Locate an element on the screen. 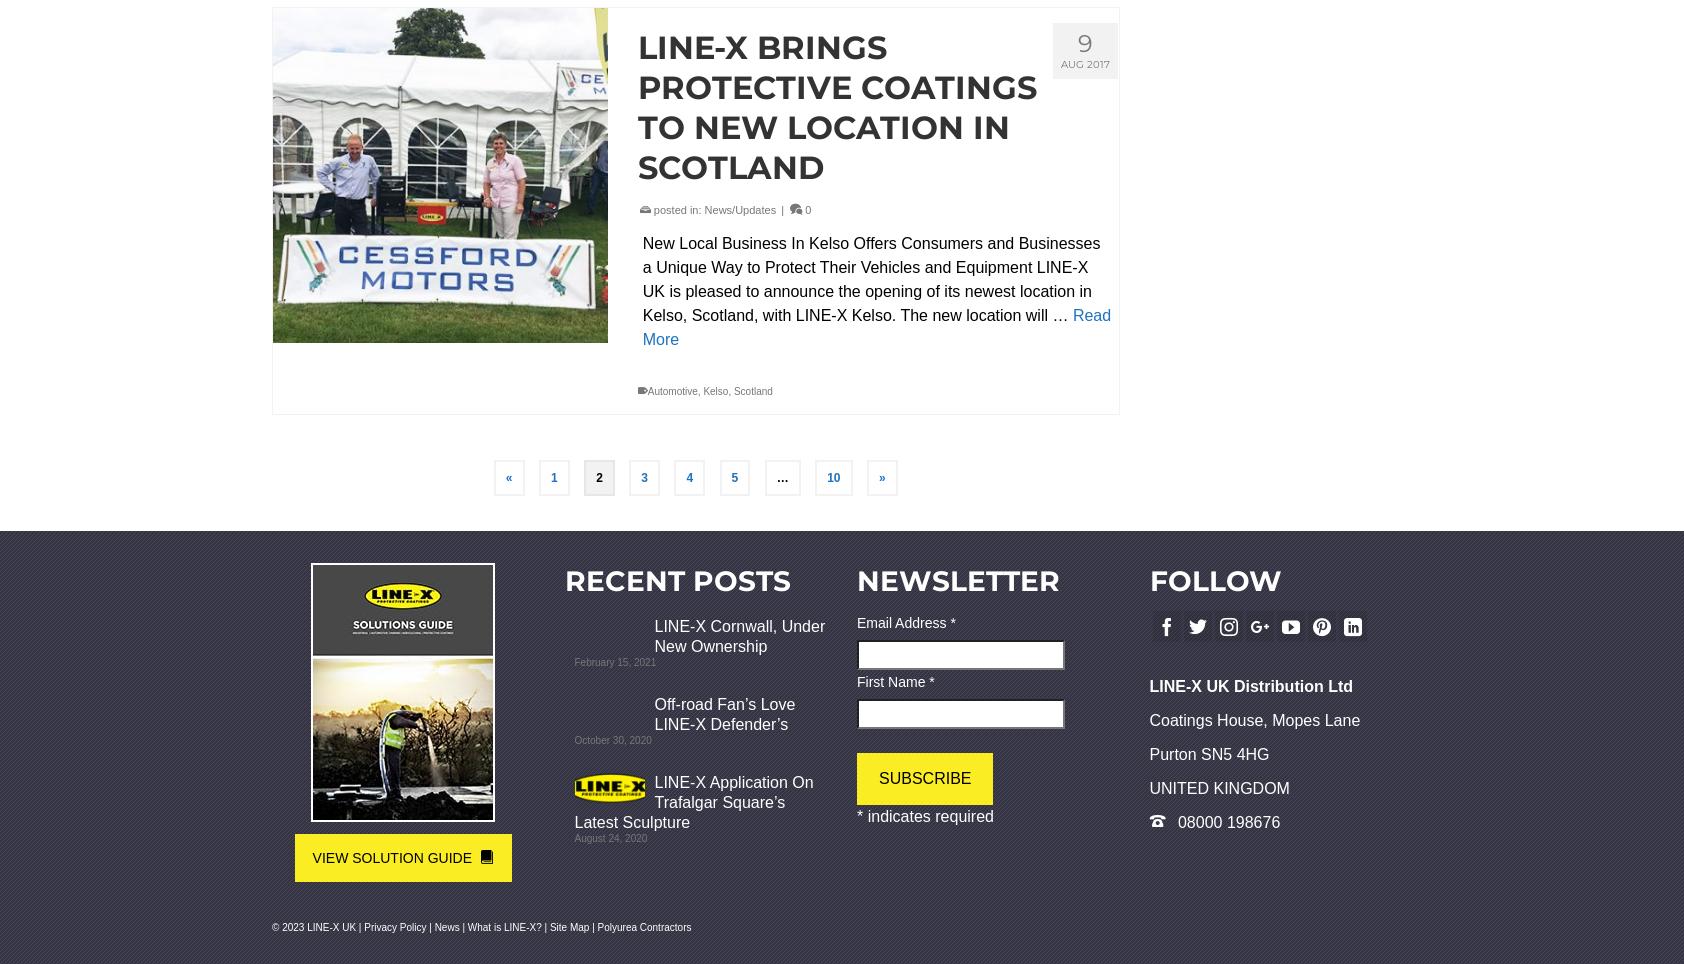  '9' is located at coordinates (1085, 43).